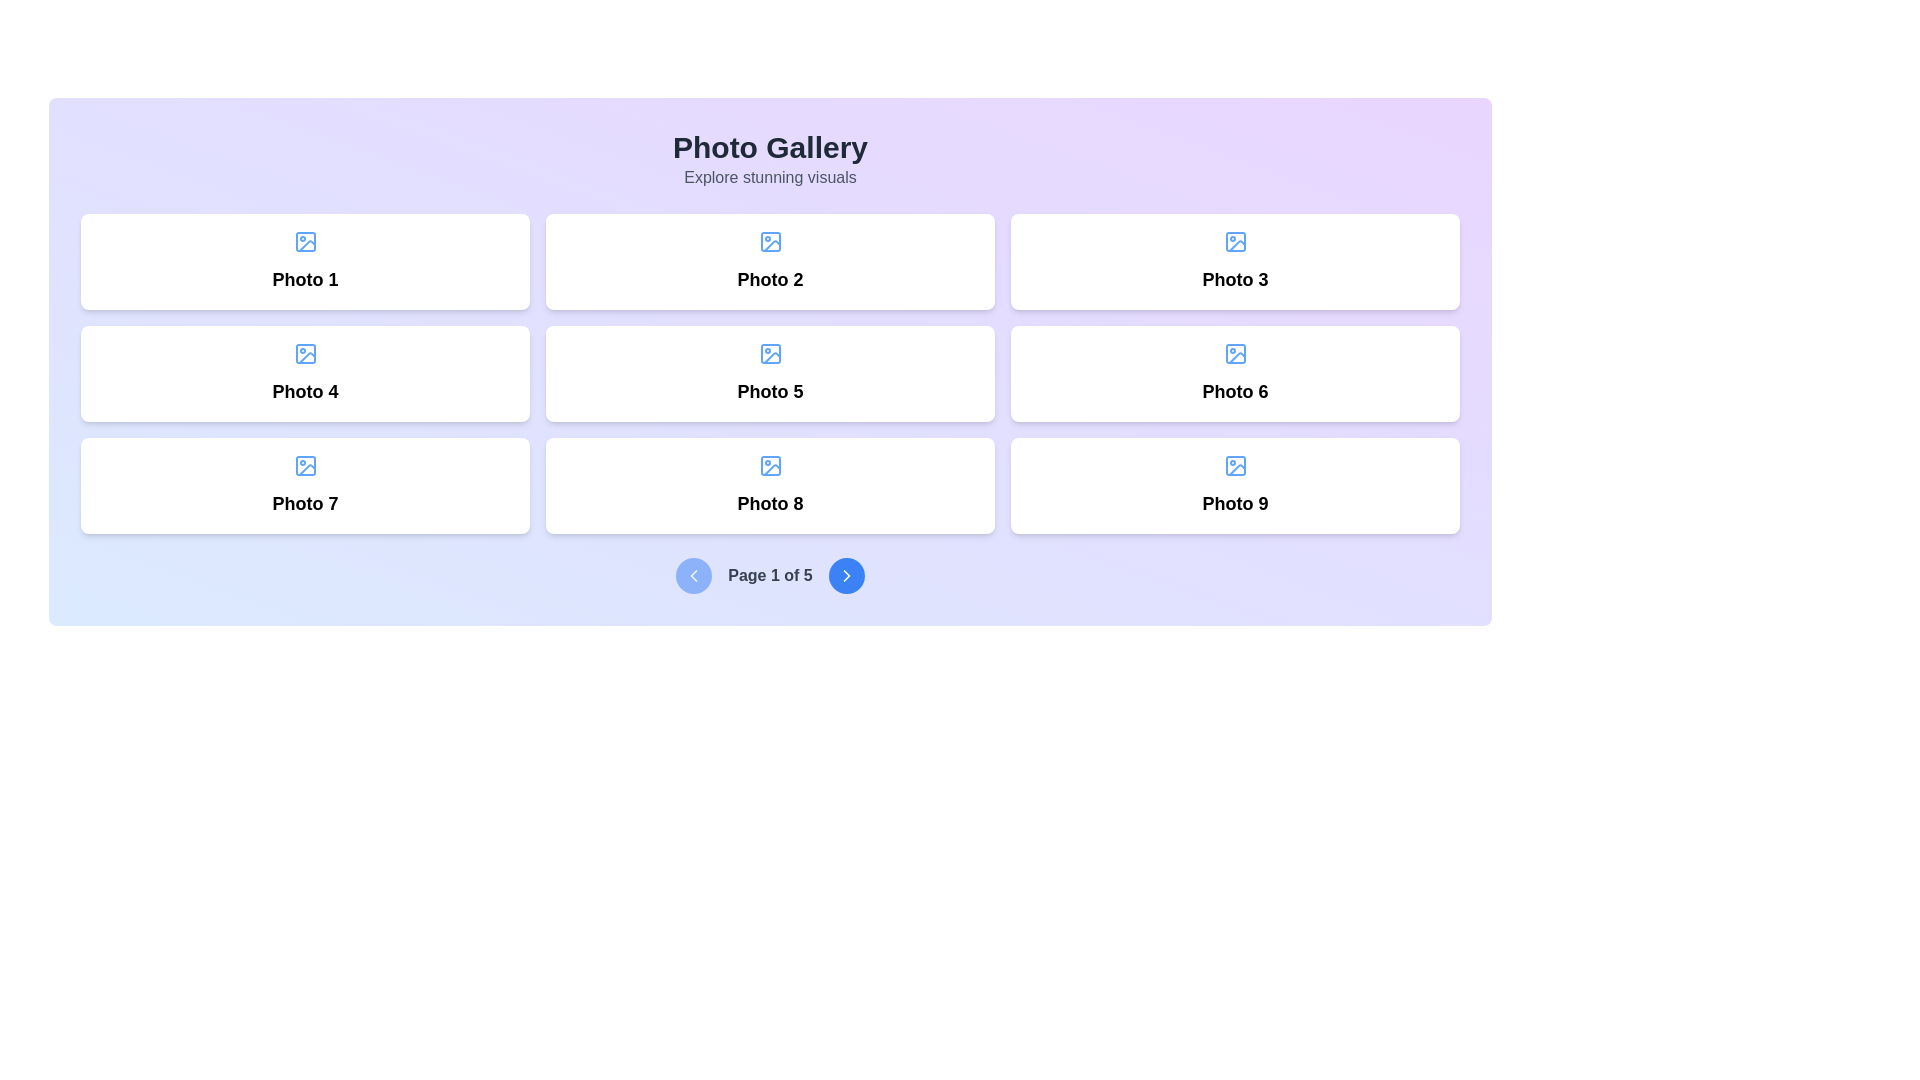 The height and width of the screenshot is (1080, 1920). I want to click on the blue-outlined rectangle with rounded corners that represents a placeholder image, located in the bottom-right corner of the content labeled 'Photo 9' in the third row and third column of the grid, so click(1234, 466).